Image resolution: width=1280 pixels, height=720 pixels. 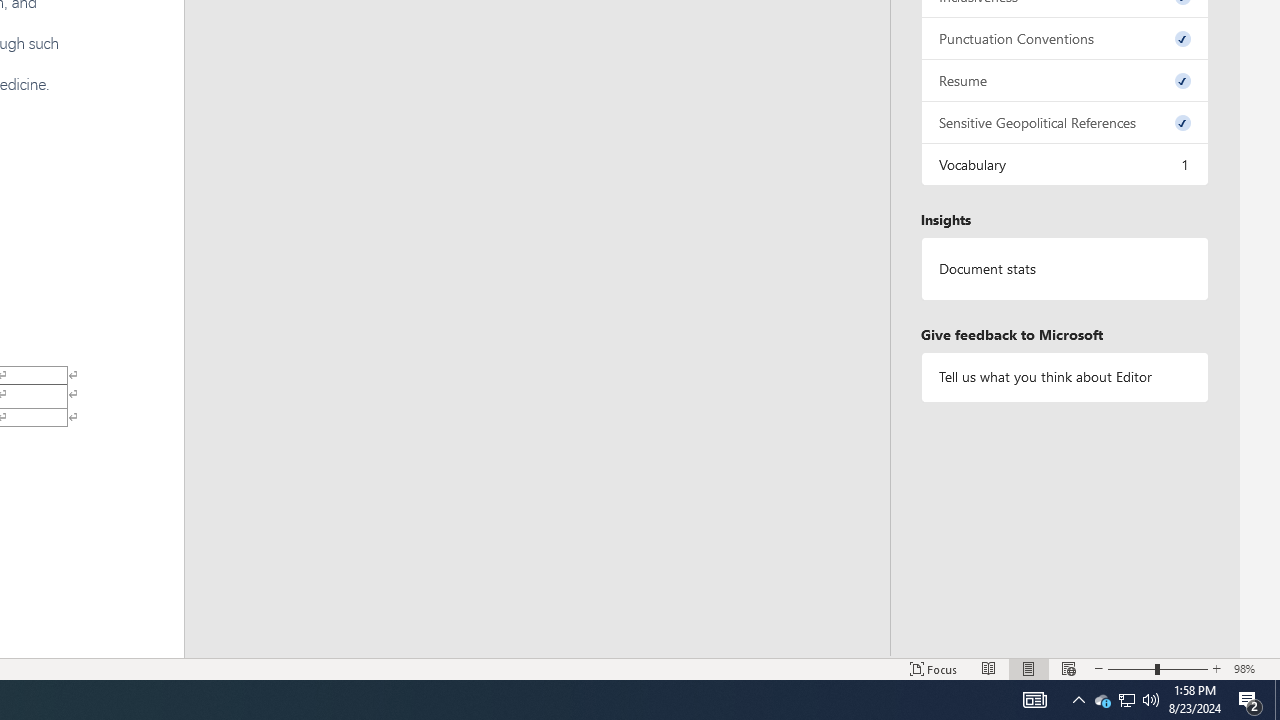 What do you see at coordinates (1063, 268) in the screenshot?
I see `'Document statistics'` at bounding box center [1063, 268].